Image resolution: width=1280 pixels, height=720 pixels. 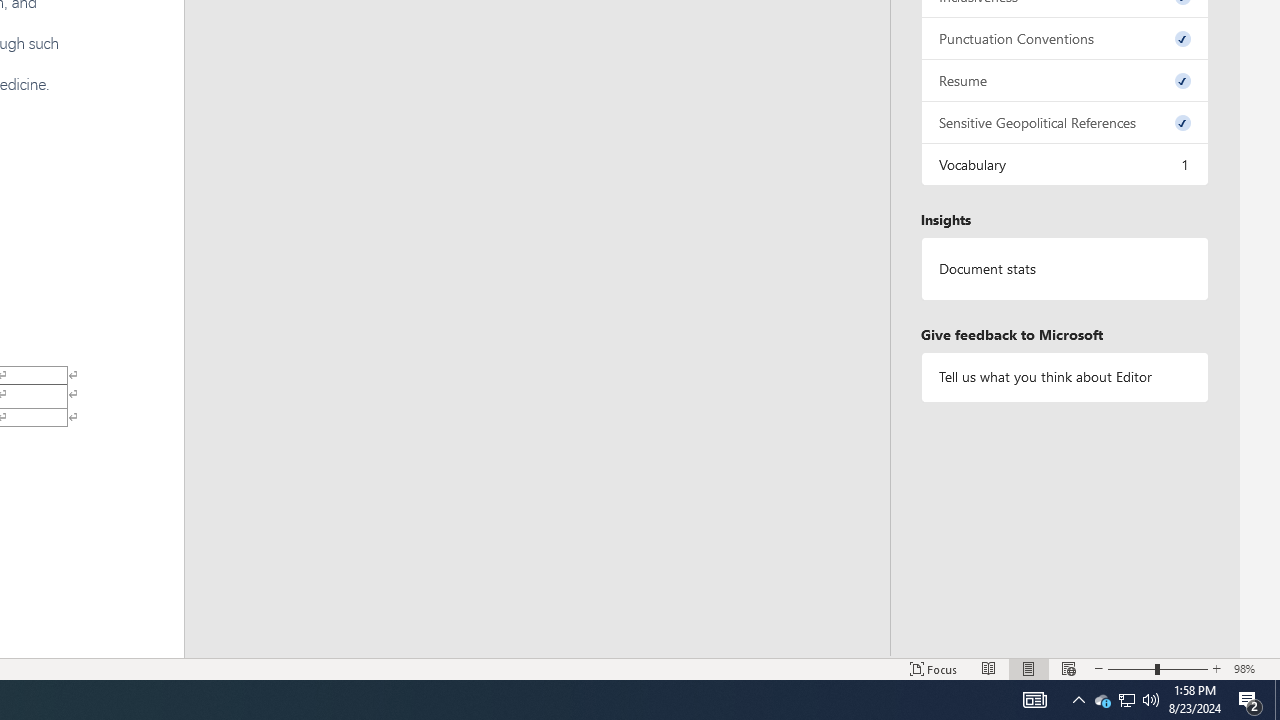 What do you see at coordinates (1063, 268) in the screenshot?
I see `'Document statistics'` at bounding box center [1063, 268].